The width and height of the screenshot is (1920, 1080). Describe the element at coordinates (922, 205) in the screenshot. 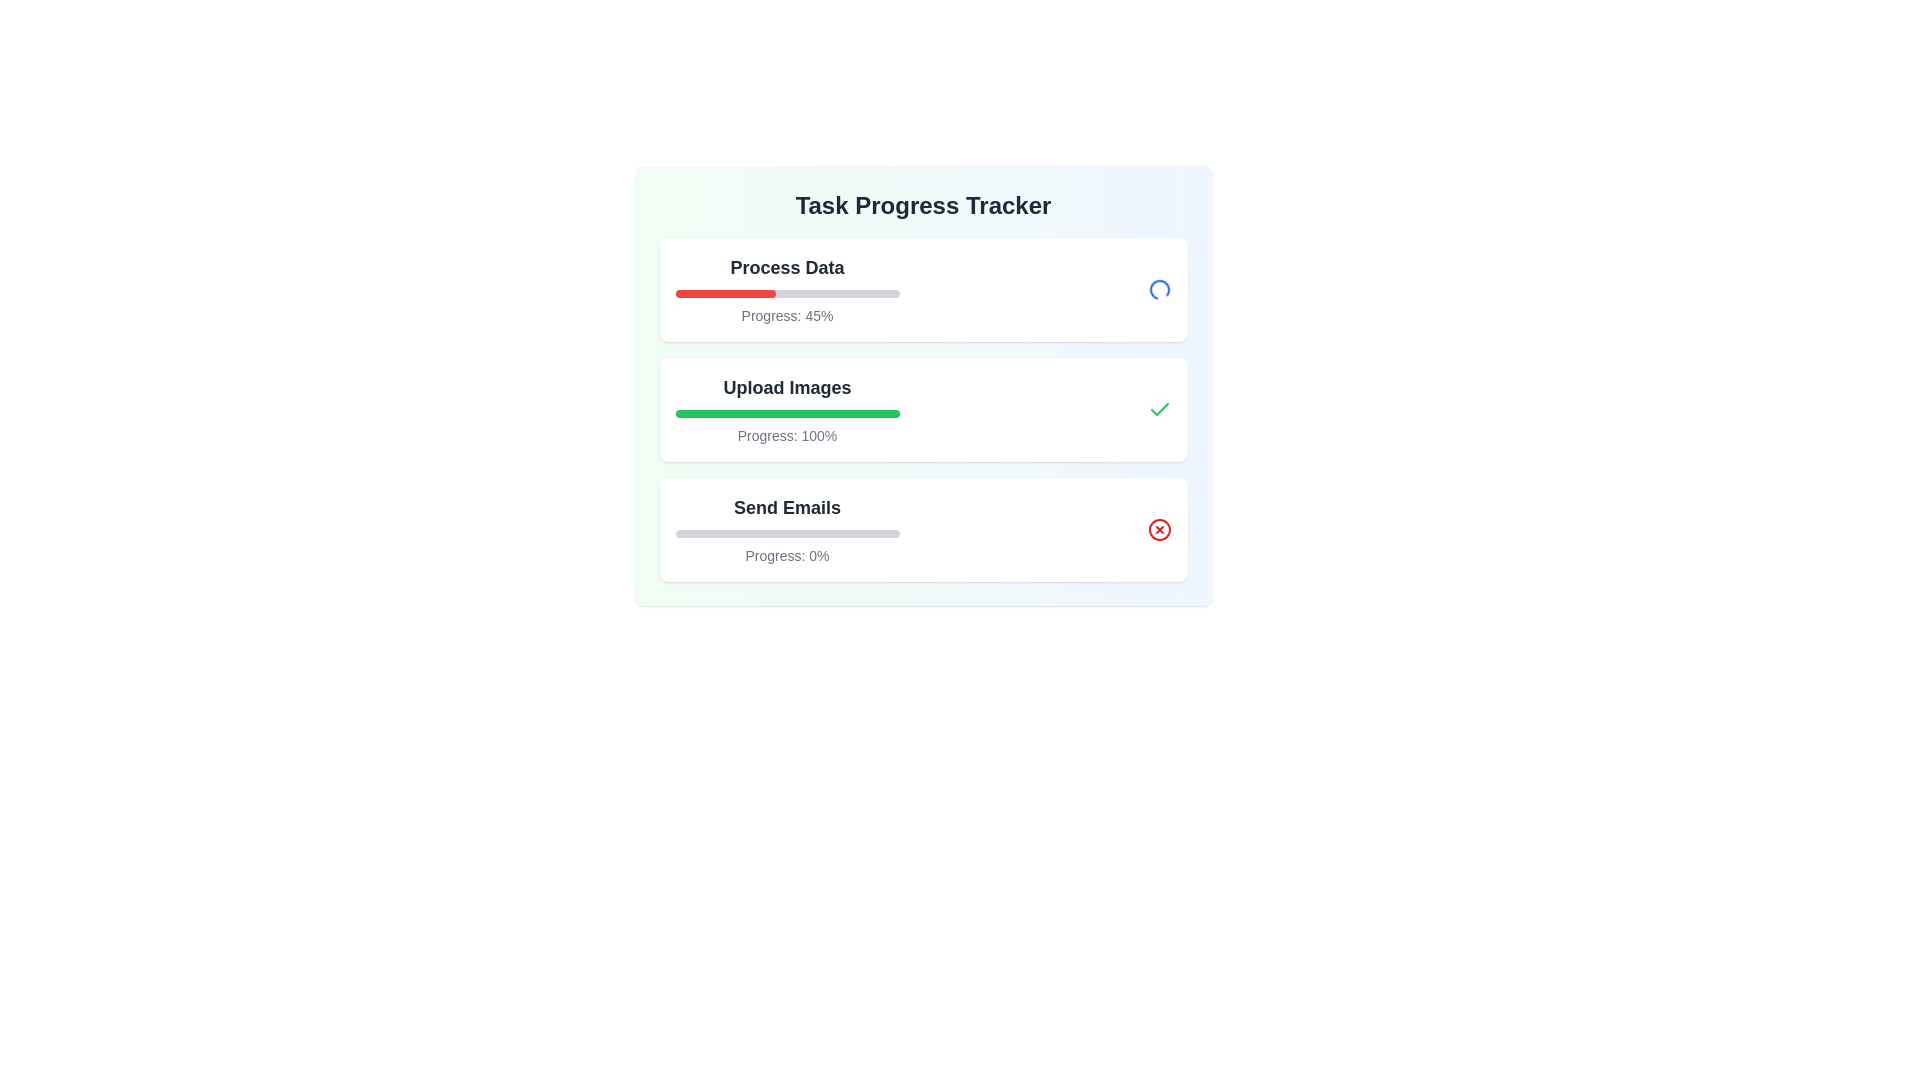

I see `the text label that serves as the title for the card summarizing task progress tracking, located at the top center of the card` at that location.